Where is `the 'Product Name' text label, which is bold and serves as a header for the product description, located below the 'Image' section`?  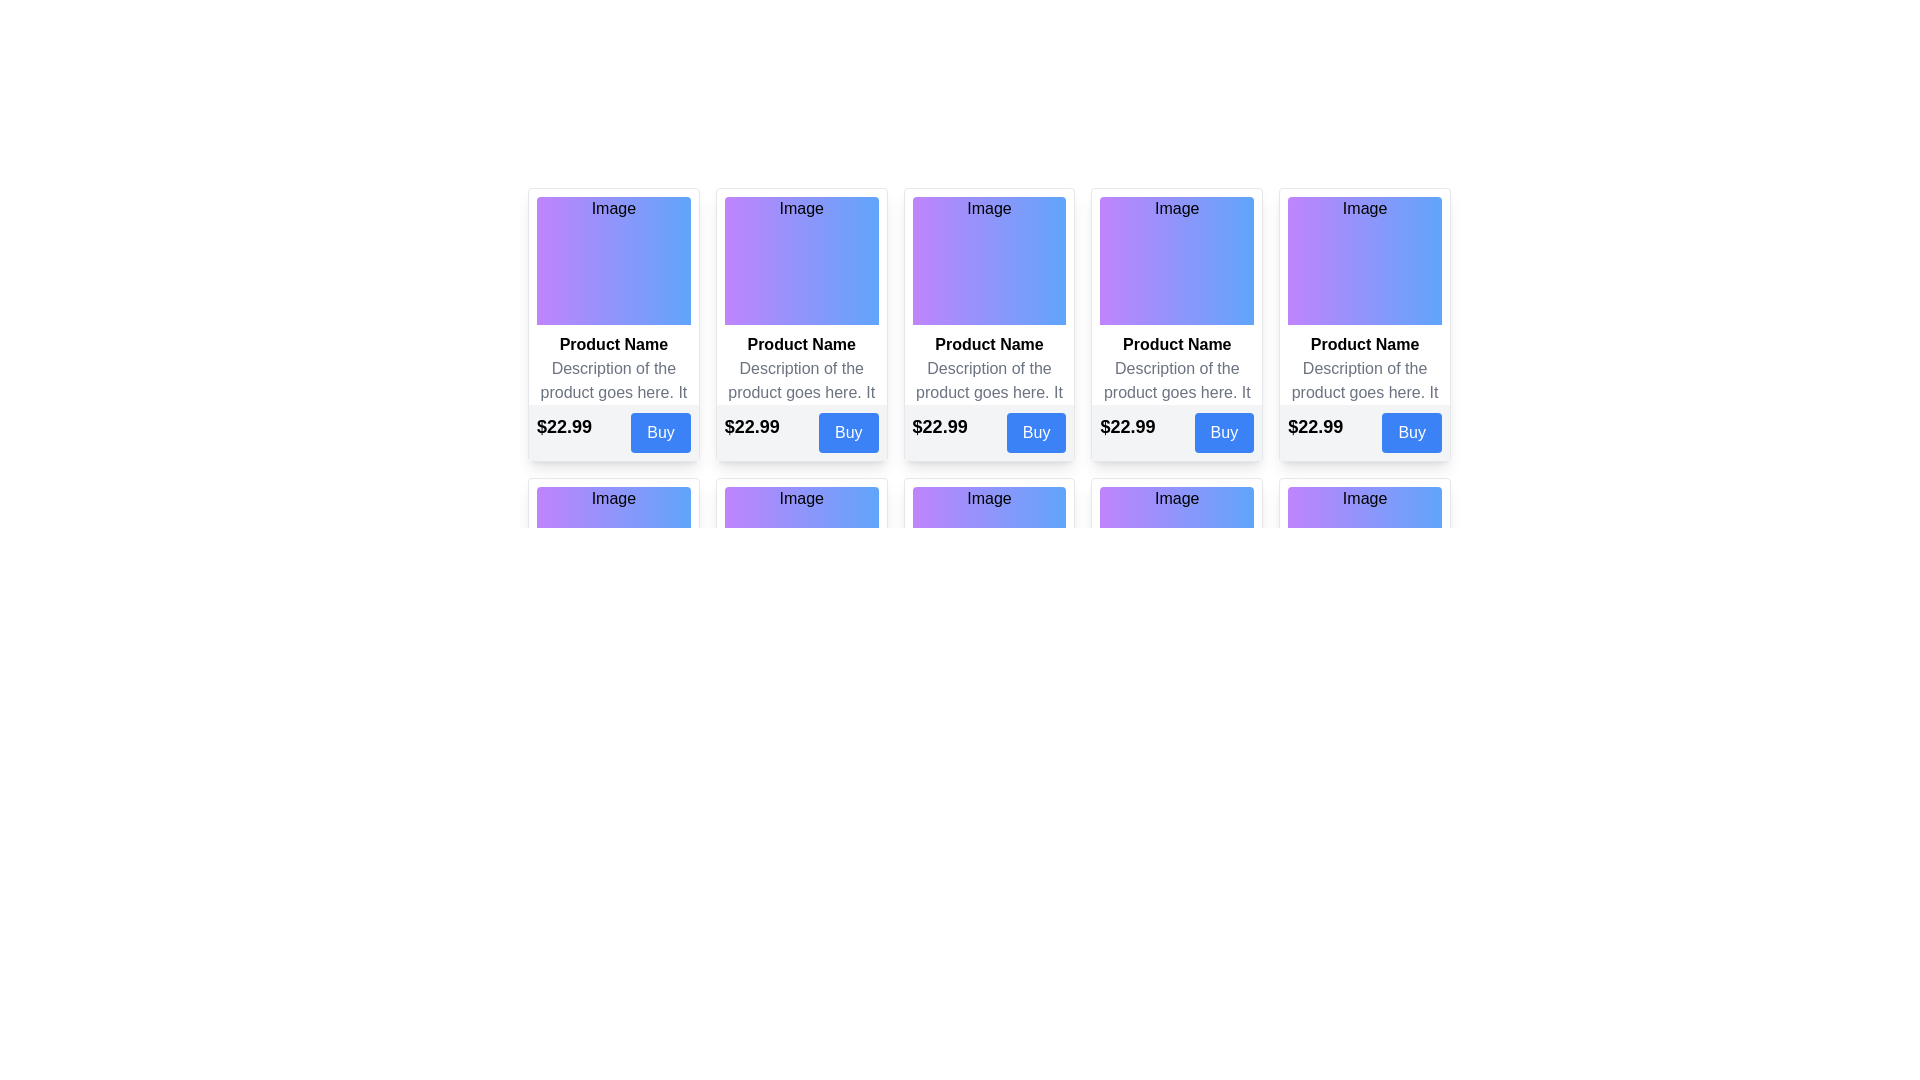
the 'Product Name' text label, which is bold and serves as a header for the product description, located below the 'Image' section is located at coordinates (1364, 343).